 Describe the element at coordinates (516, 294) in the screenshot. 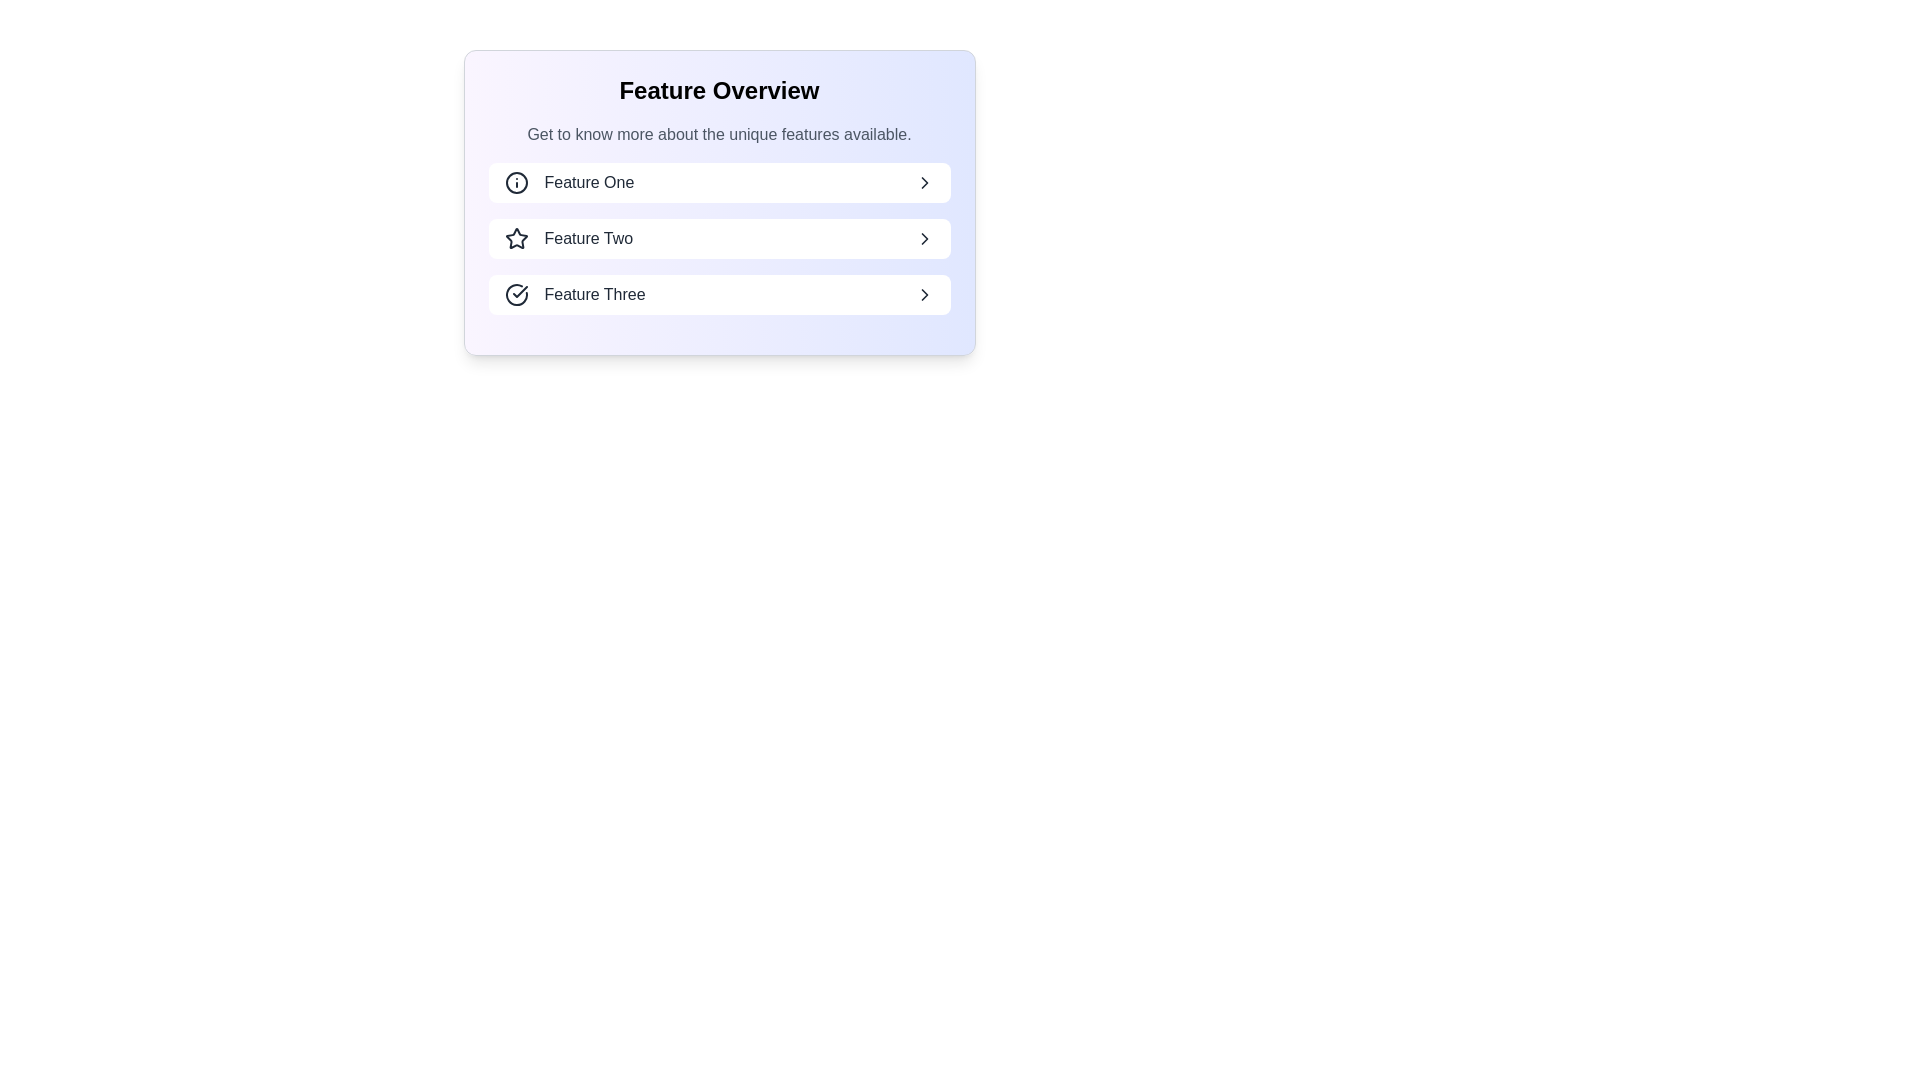

I see `the circular checkmark icon associated with 'Feature Three' in the 'Feature Overview' dialog box` at that location.